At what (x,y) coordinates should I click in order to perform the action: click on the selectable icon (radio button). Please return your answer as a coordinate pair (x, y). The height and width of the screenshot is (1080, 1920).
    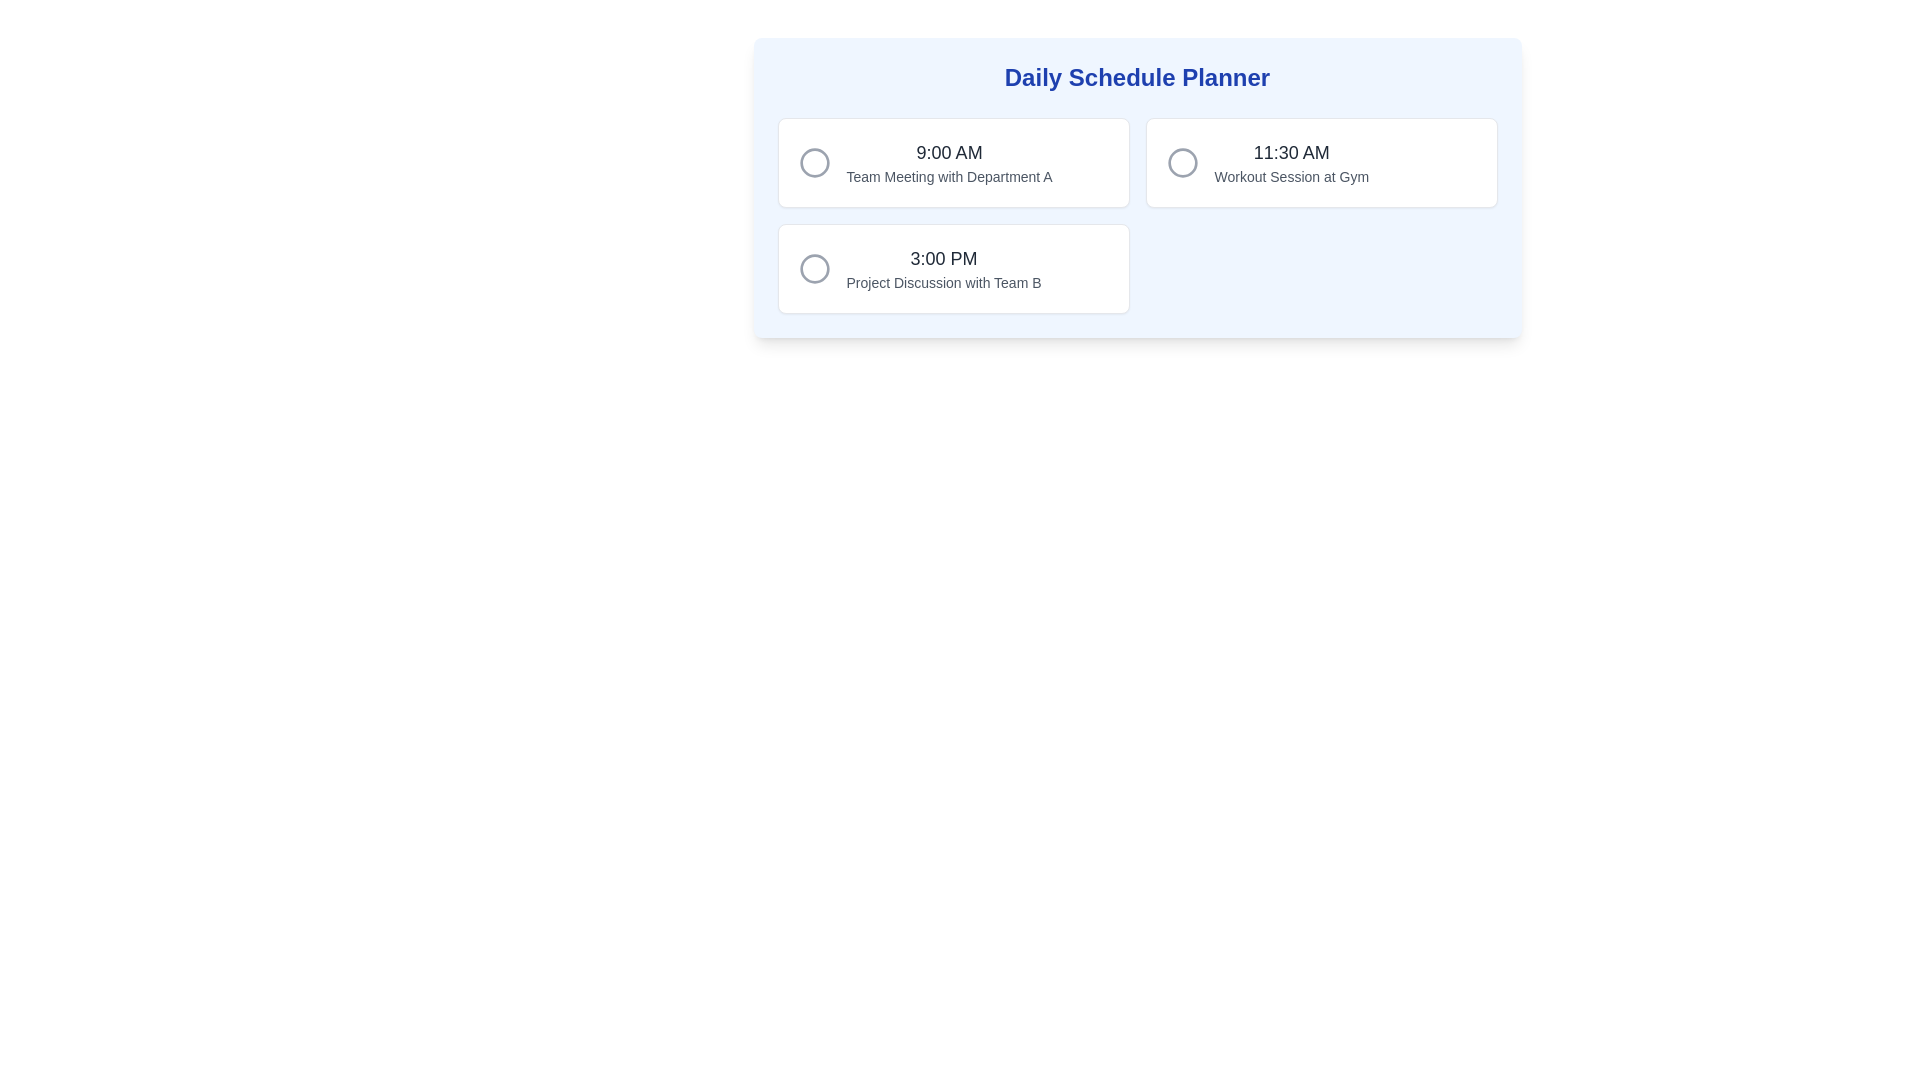
    Looking at the image, I should click on (814, 161).